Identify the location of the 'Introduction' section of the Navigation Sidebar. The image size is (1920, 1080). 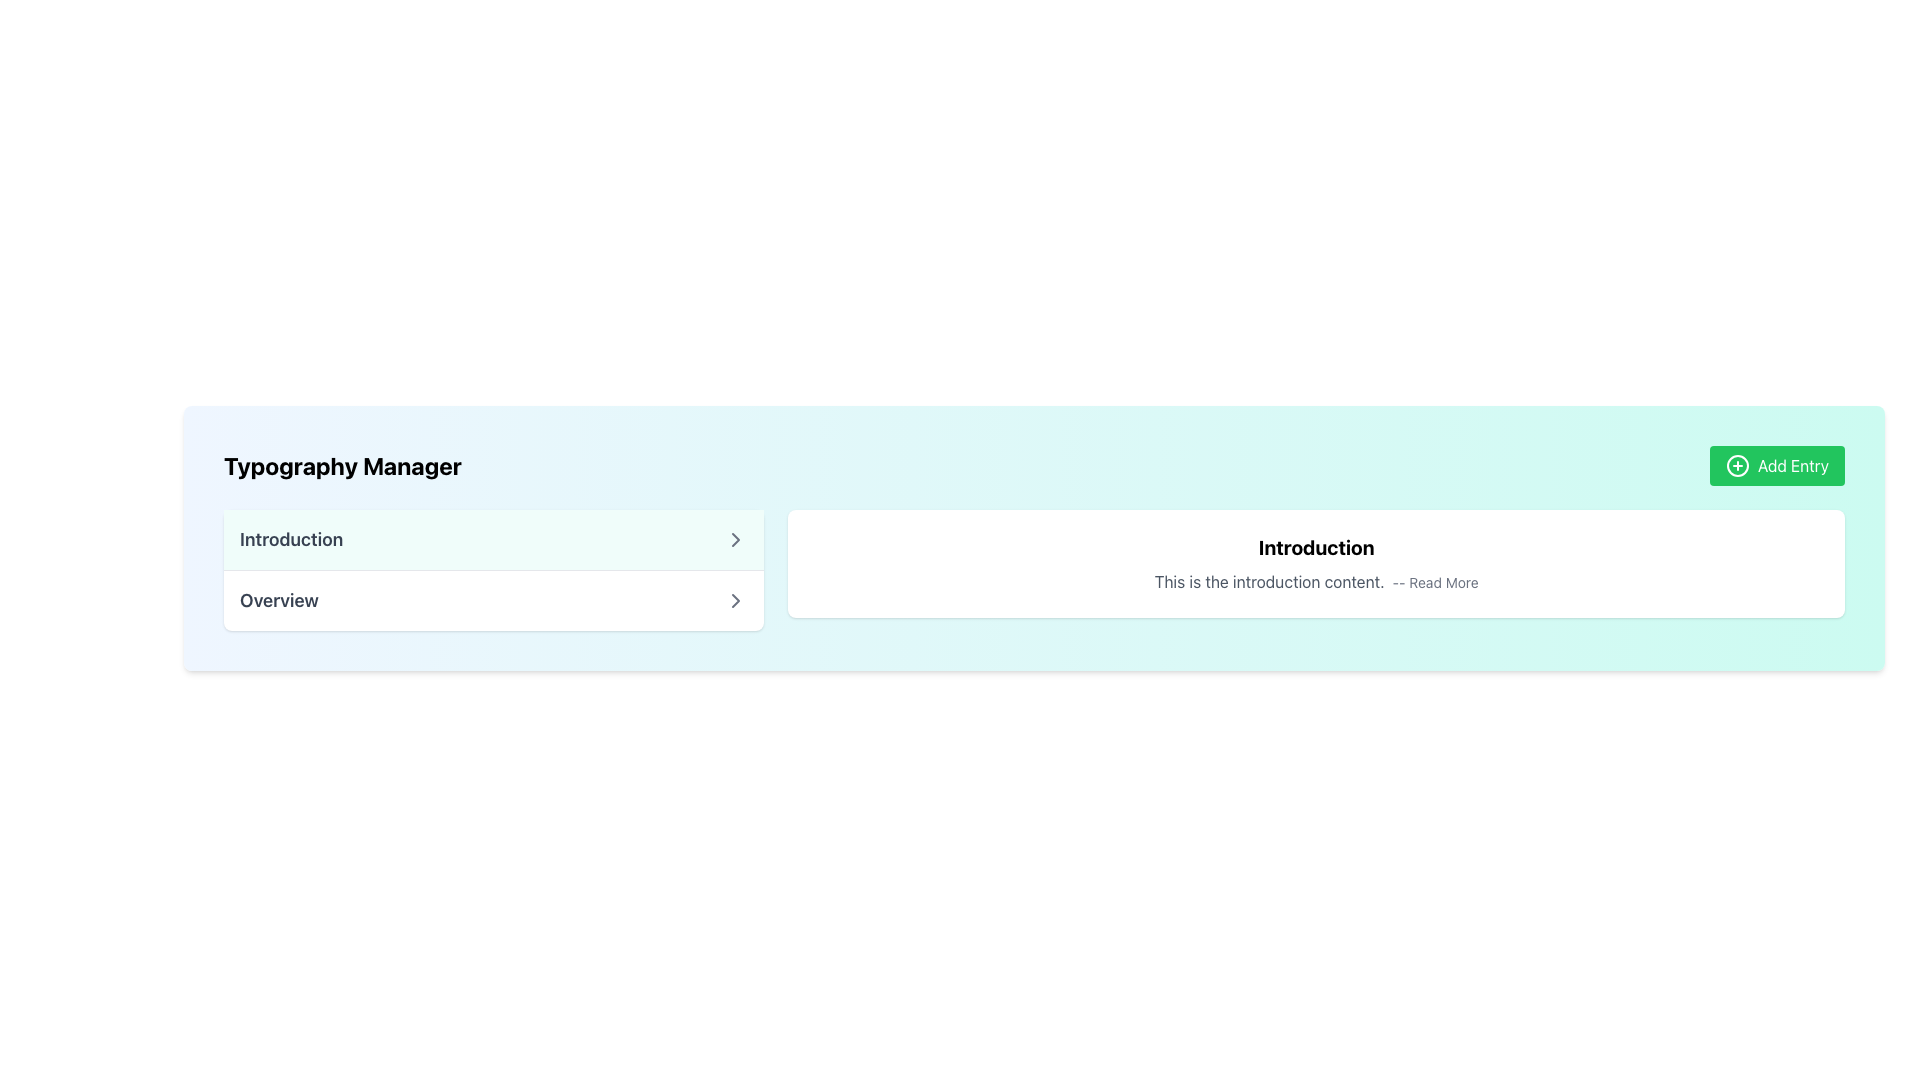
(494, 570).